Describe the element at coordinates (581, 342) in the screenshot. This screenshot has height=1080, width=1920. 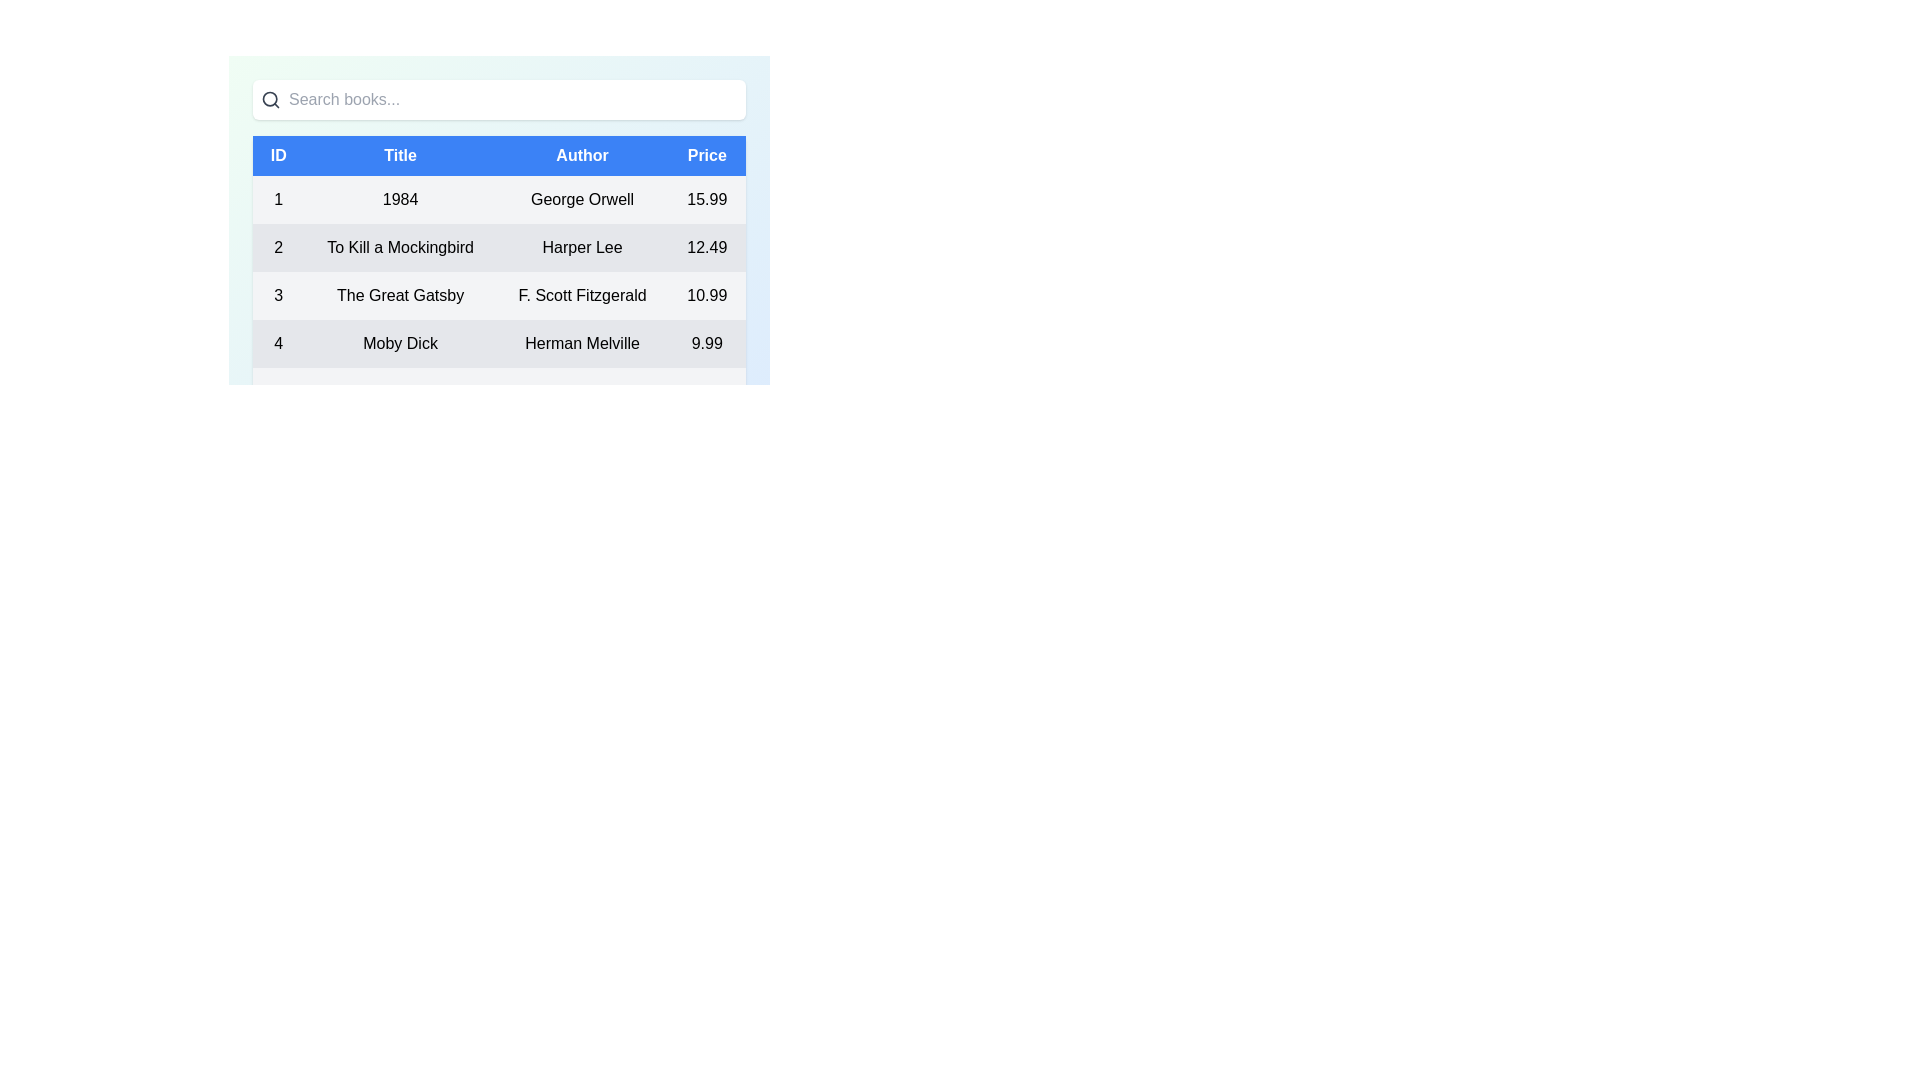
I see `the text label displaying 'Herman Melville' in the 'Author' column of the fourth row in the table` at that location.